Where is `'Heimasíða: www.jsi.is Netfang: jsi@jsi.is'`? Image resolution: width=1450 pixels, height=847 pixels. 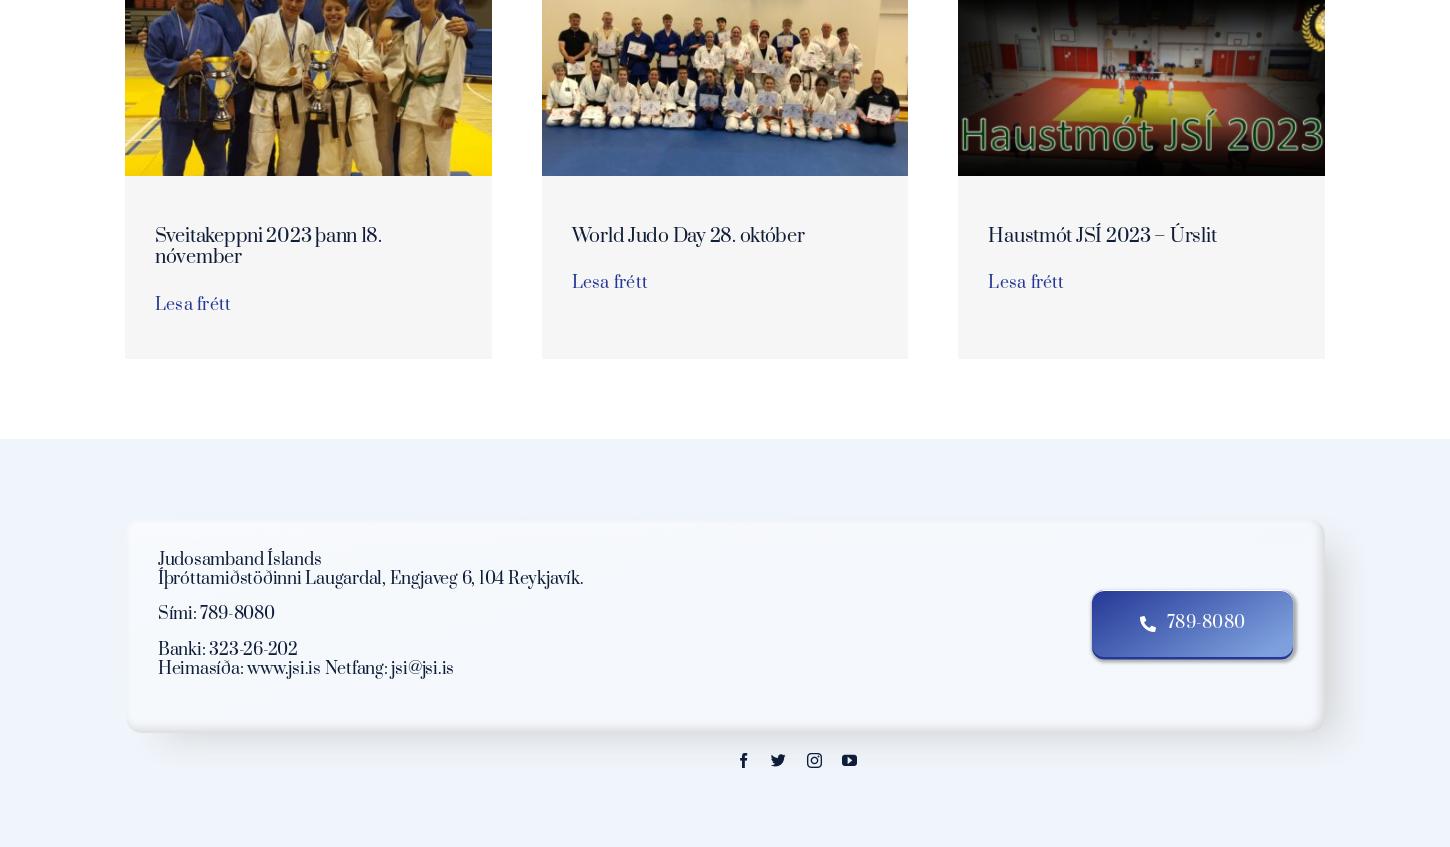
'Heimasíða: www.jsi.is Netfang: jsi@jsi.is' is located at coordinates (305, 668).